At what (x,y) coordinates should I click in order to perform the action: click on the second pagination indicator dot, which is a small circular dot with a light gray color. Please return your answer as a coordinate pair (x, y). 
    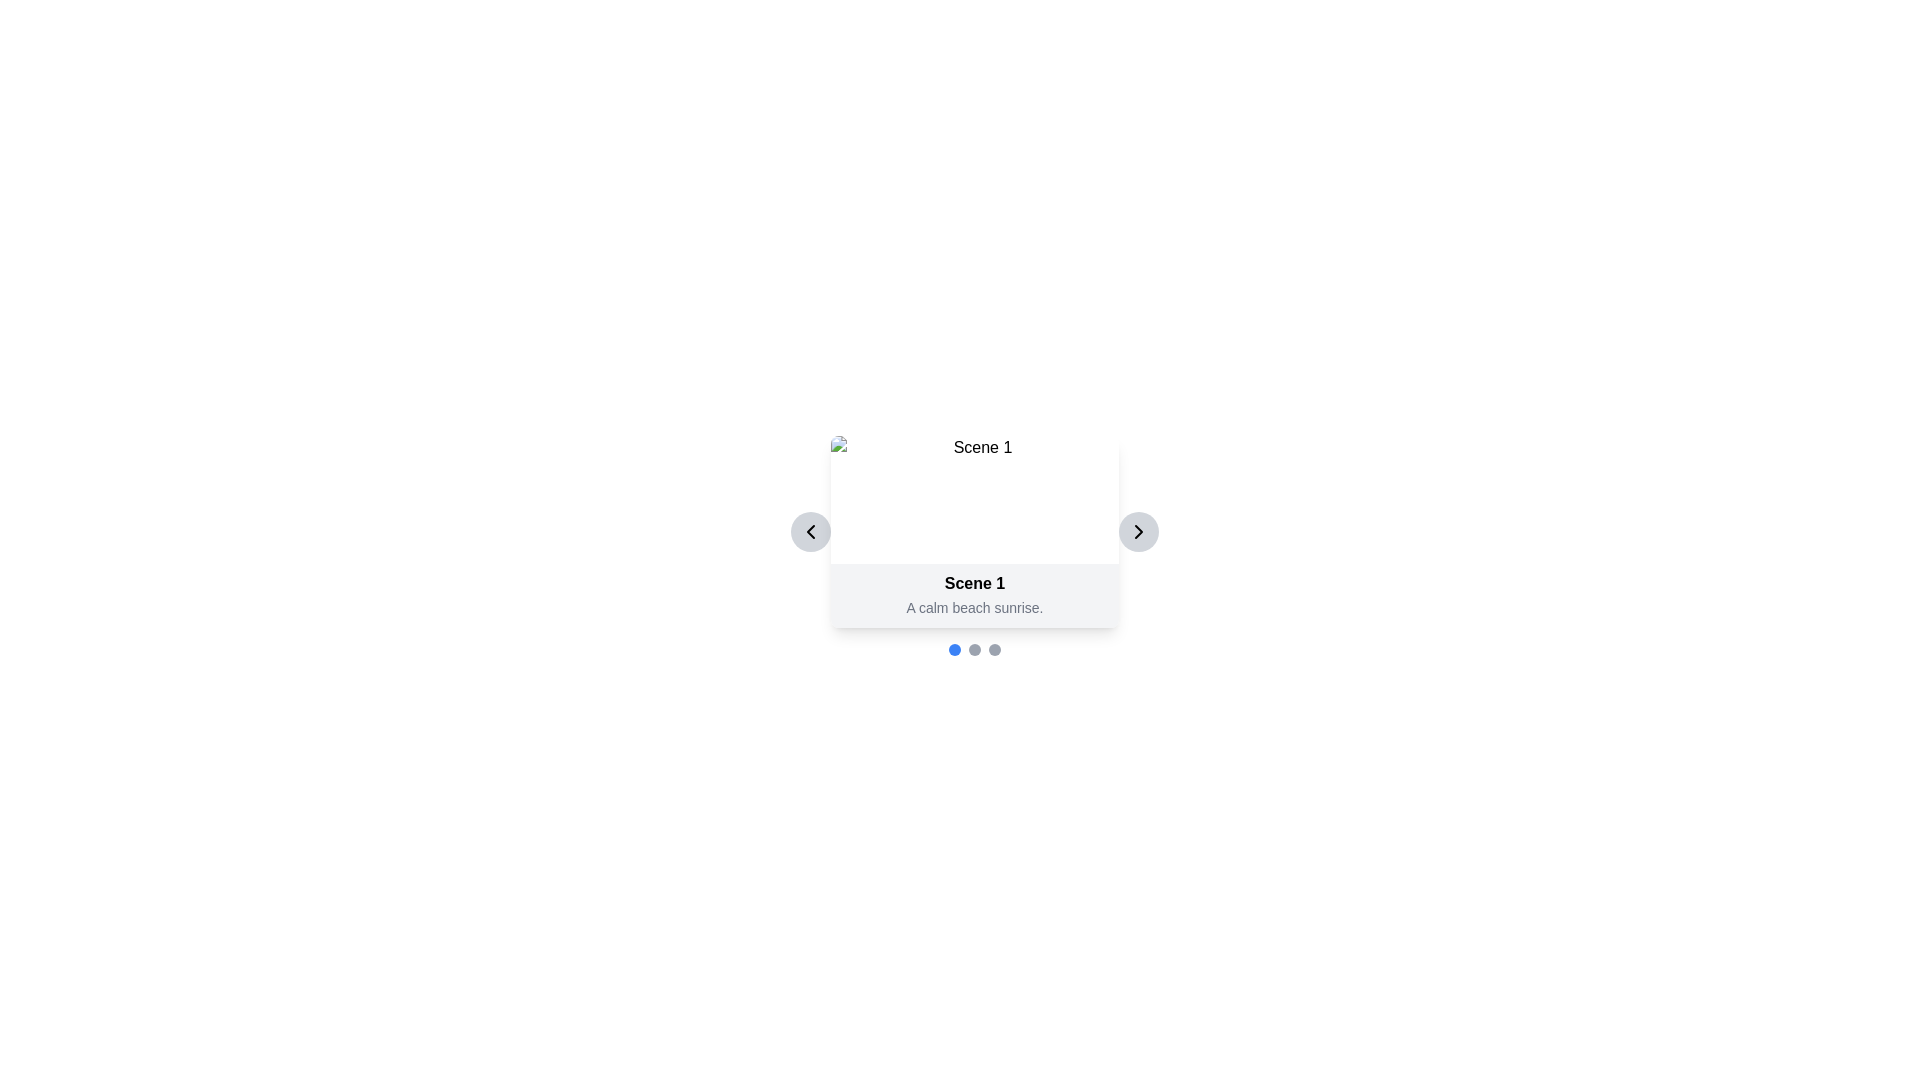
    Looking at the image, I should click on (974, 650).